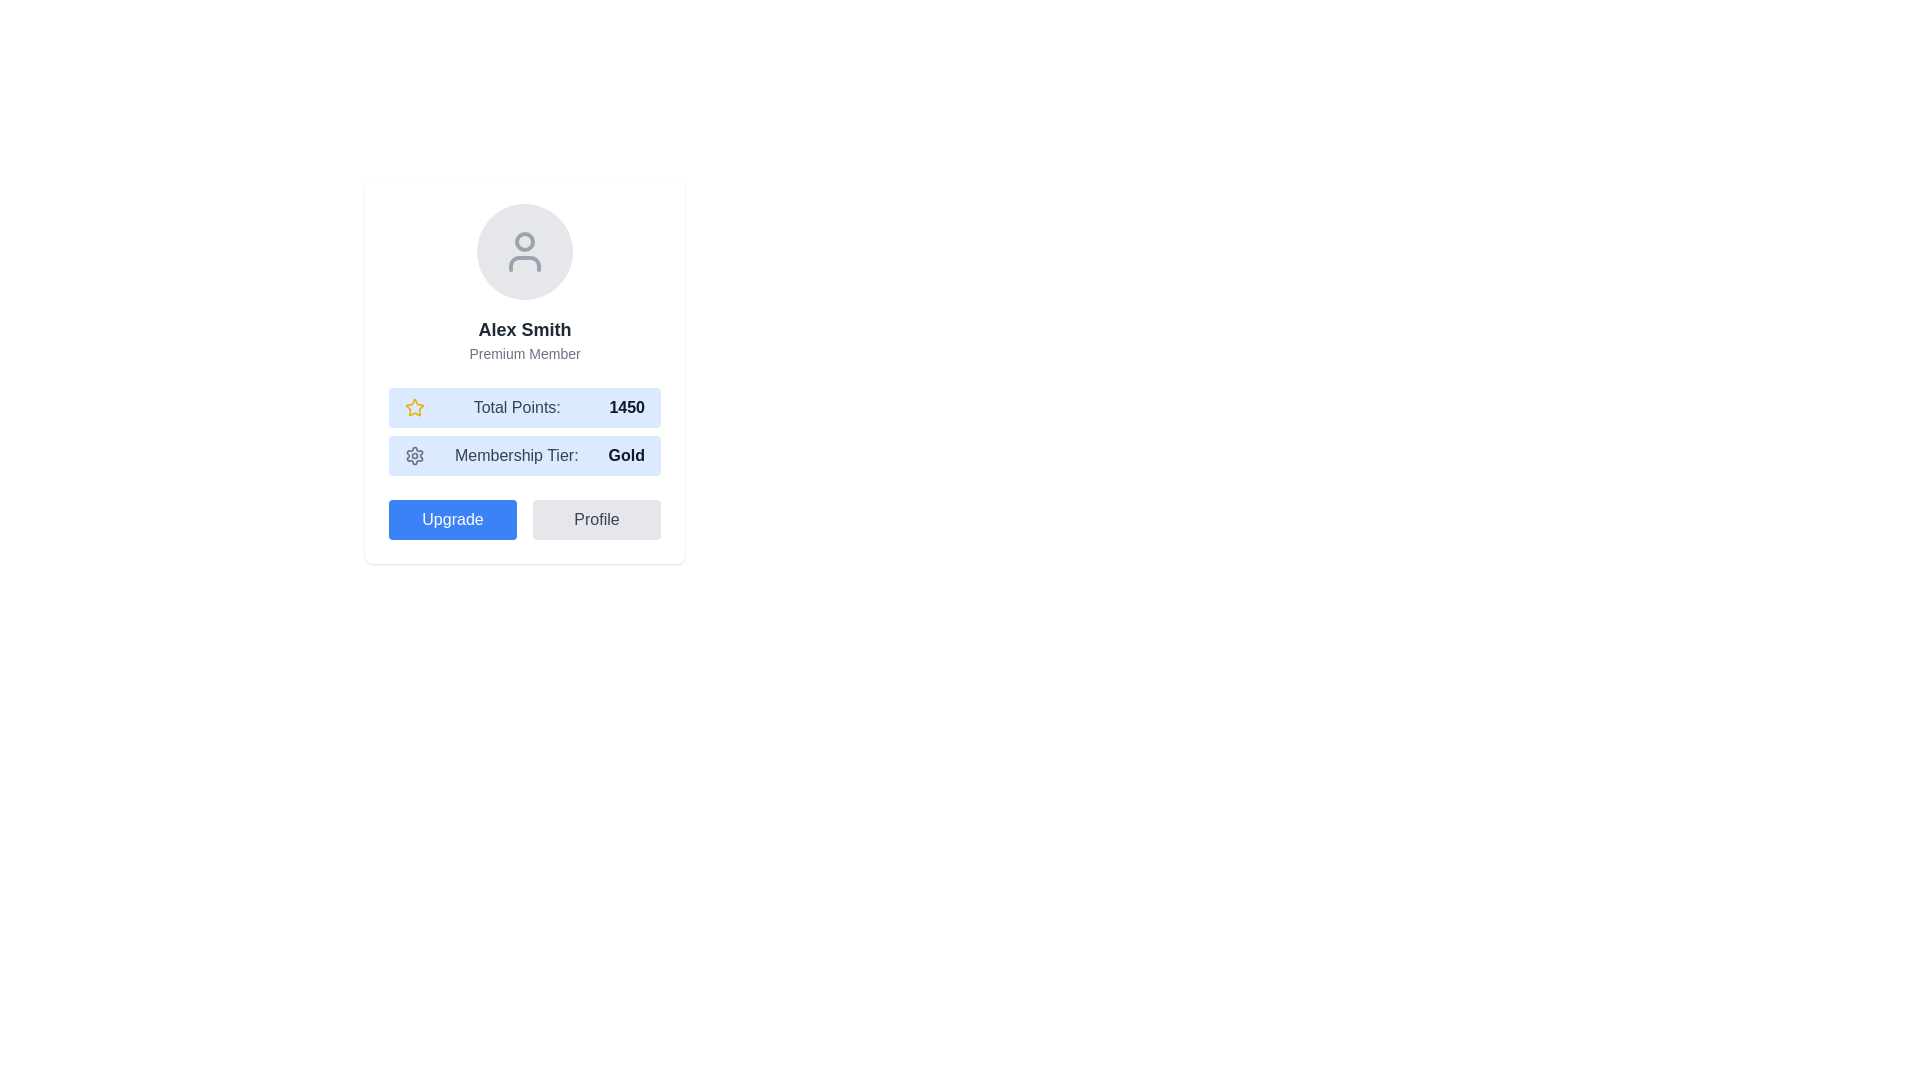  What do you see at coordinates (524, 329) in the screenshot?
I see `the text label displaying 'Alex Smith' in bold, large font, which is prominently positioned in the profile card layout` at bounding box center [524, 329].